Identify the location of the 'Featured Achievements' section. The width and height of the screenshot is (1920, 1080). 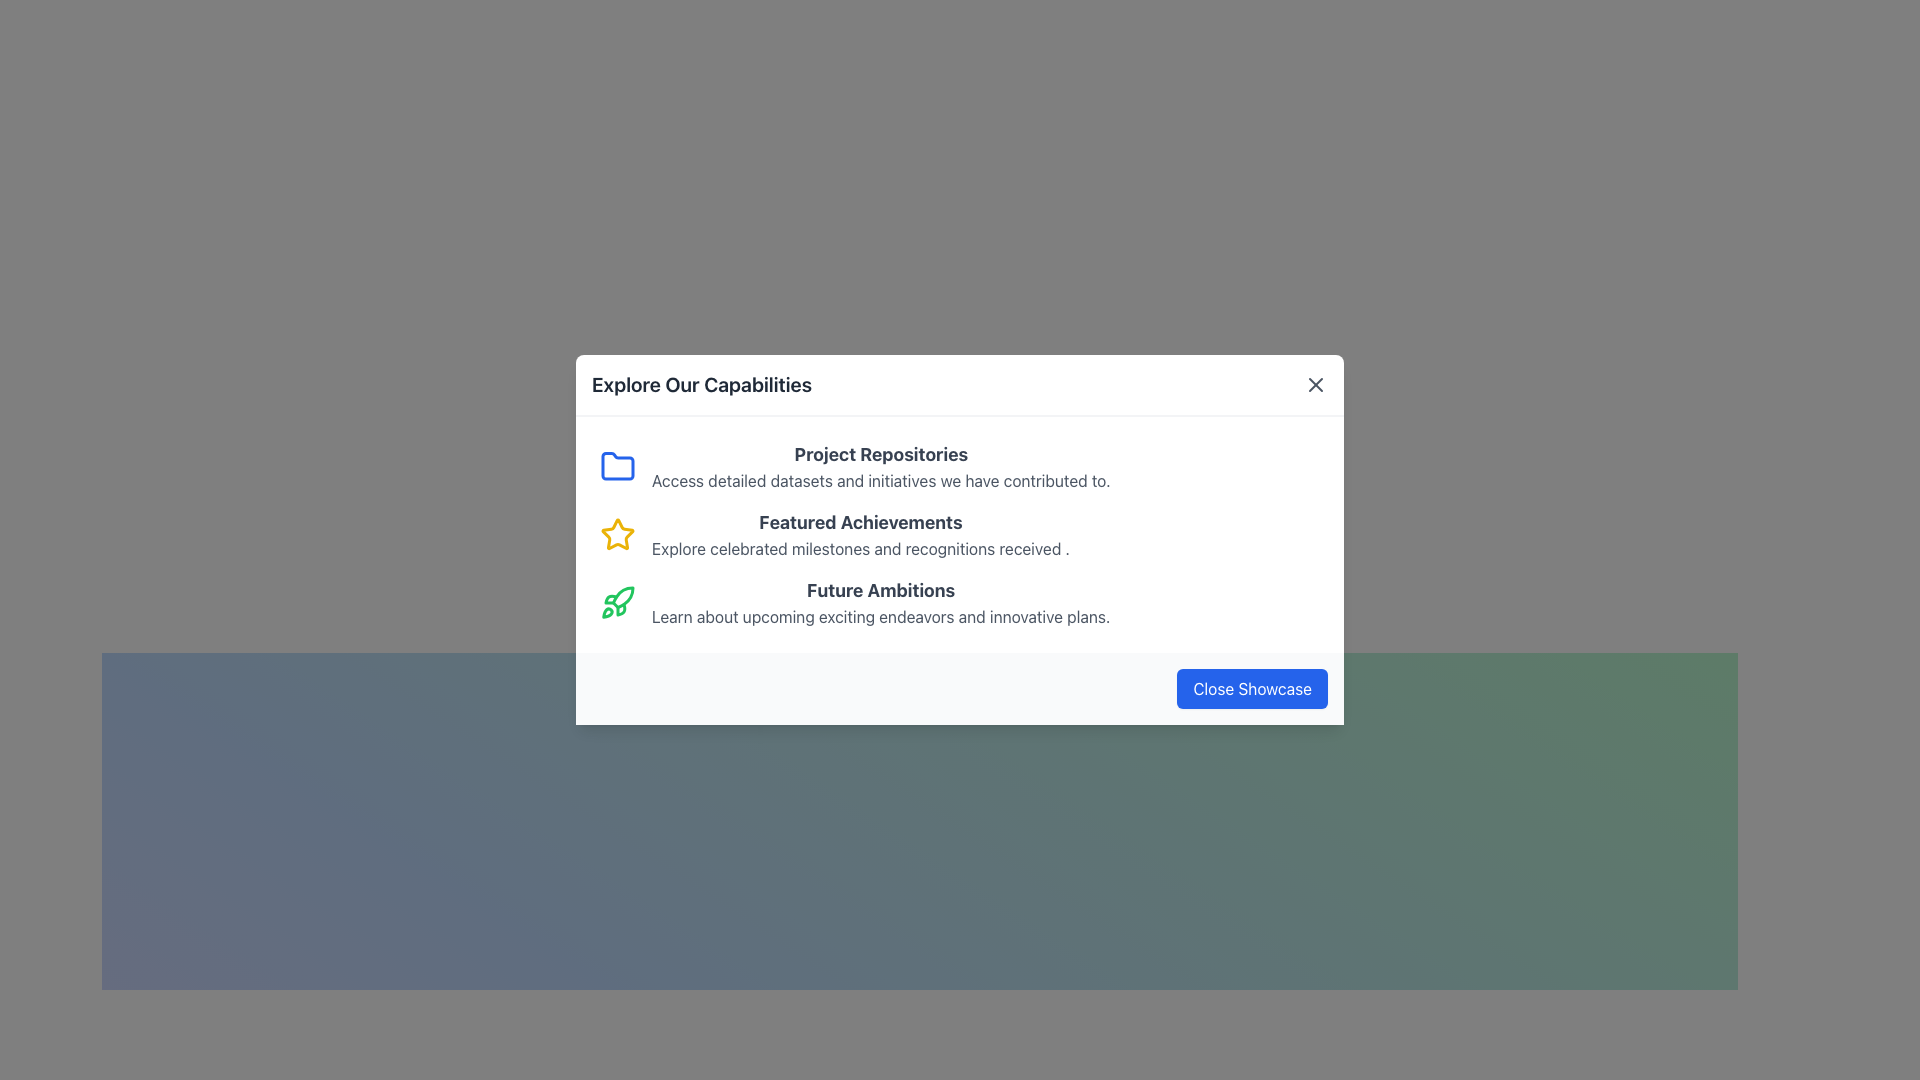
(960, 534).